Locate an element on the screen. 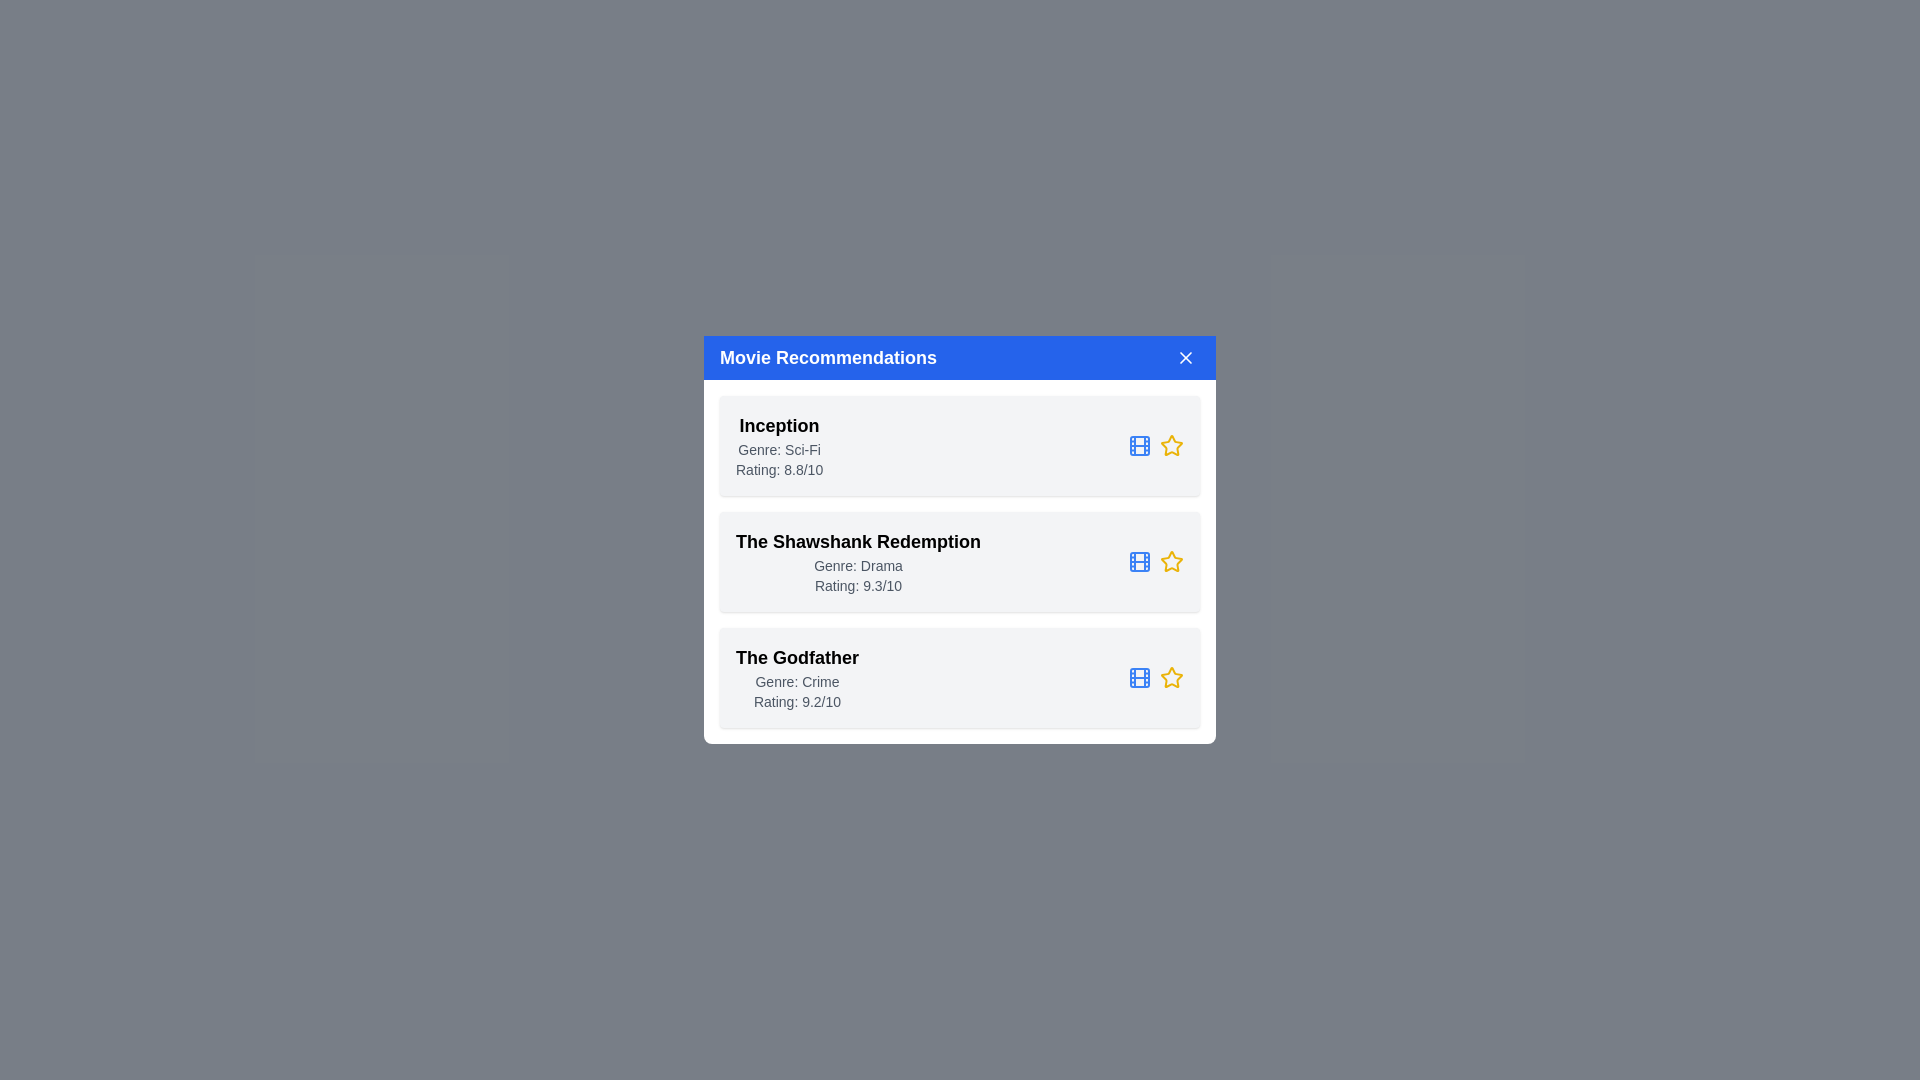  the Film icon for the movie The Godfather is located at coordinates (1140, 677).